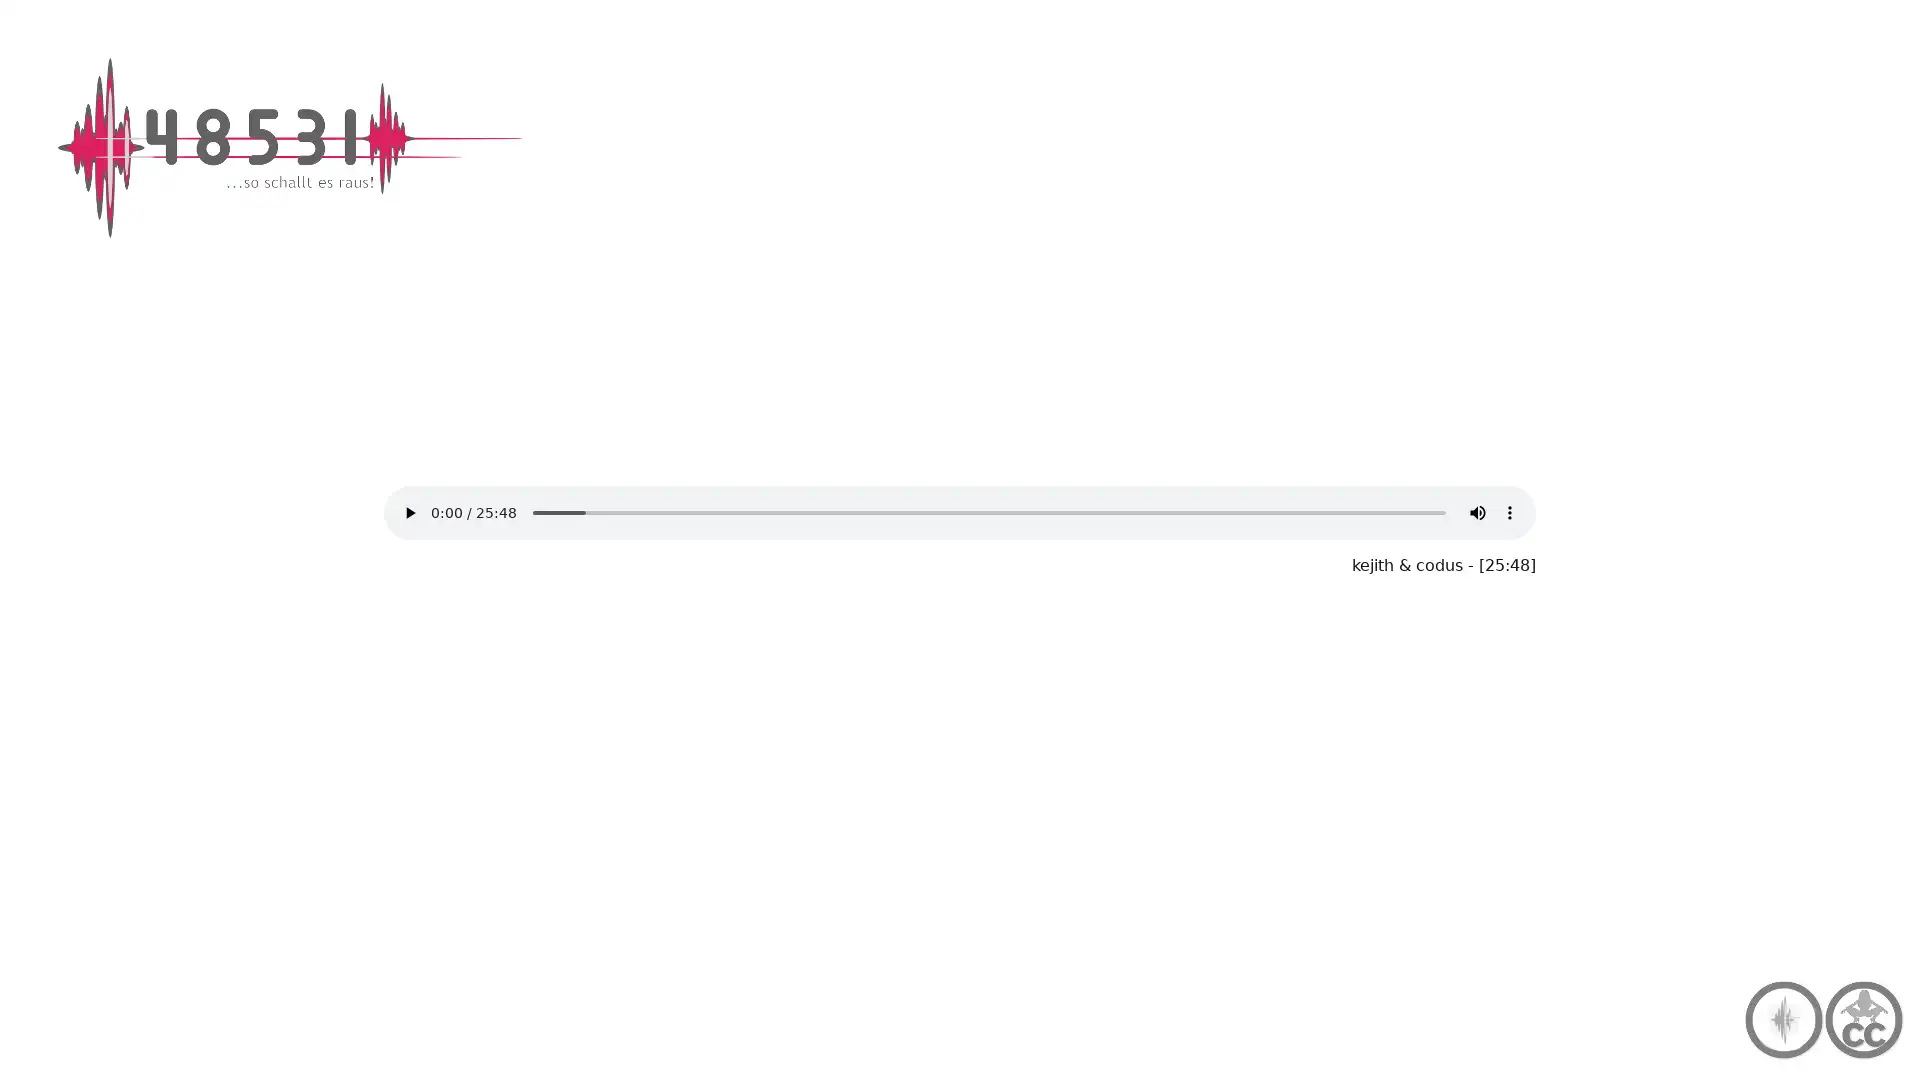 The image size is (1920, 1080). Describe the element at coordinates (1510, 512) in the screenshot. I see `show more media controls` at that location.